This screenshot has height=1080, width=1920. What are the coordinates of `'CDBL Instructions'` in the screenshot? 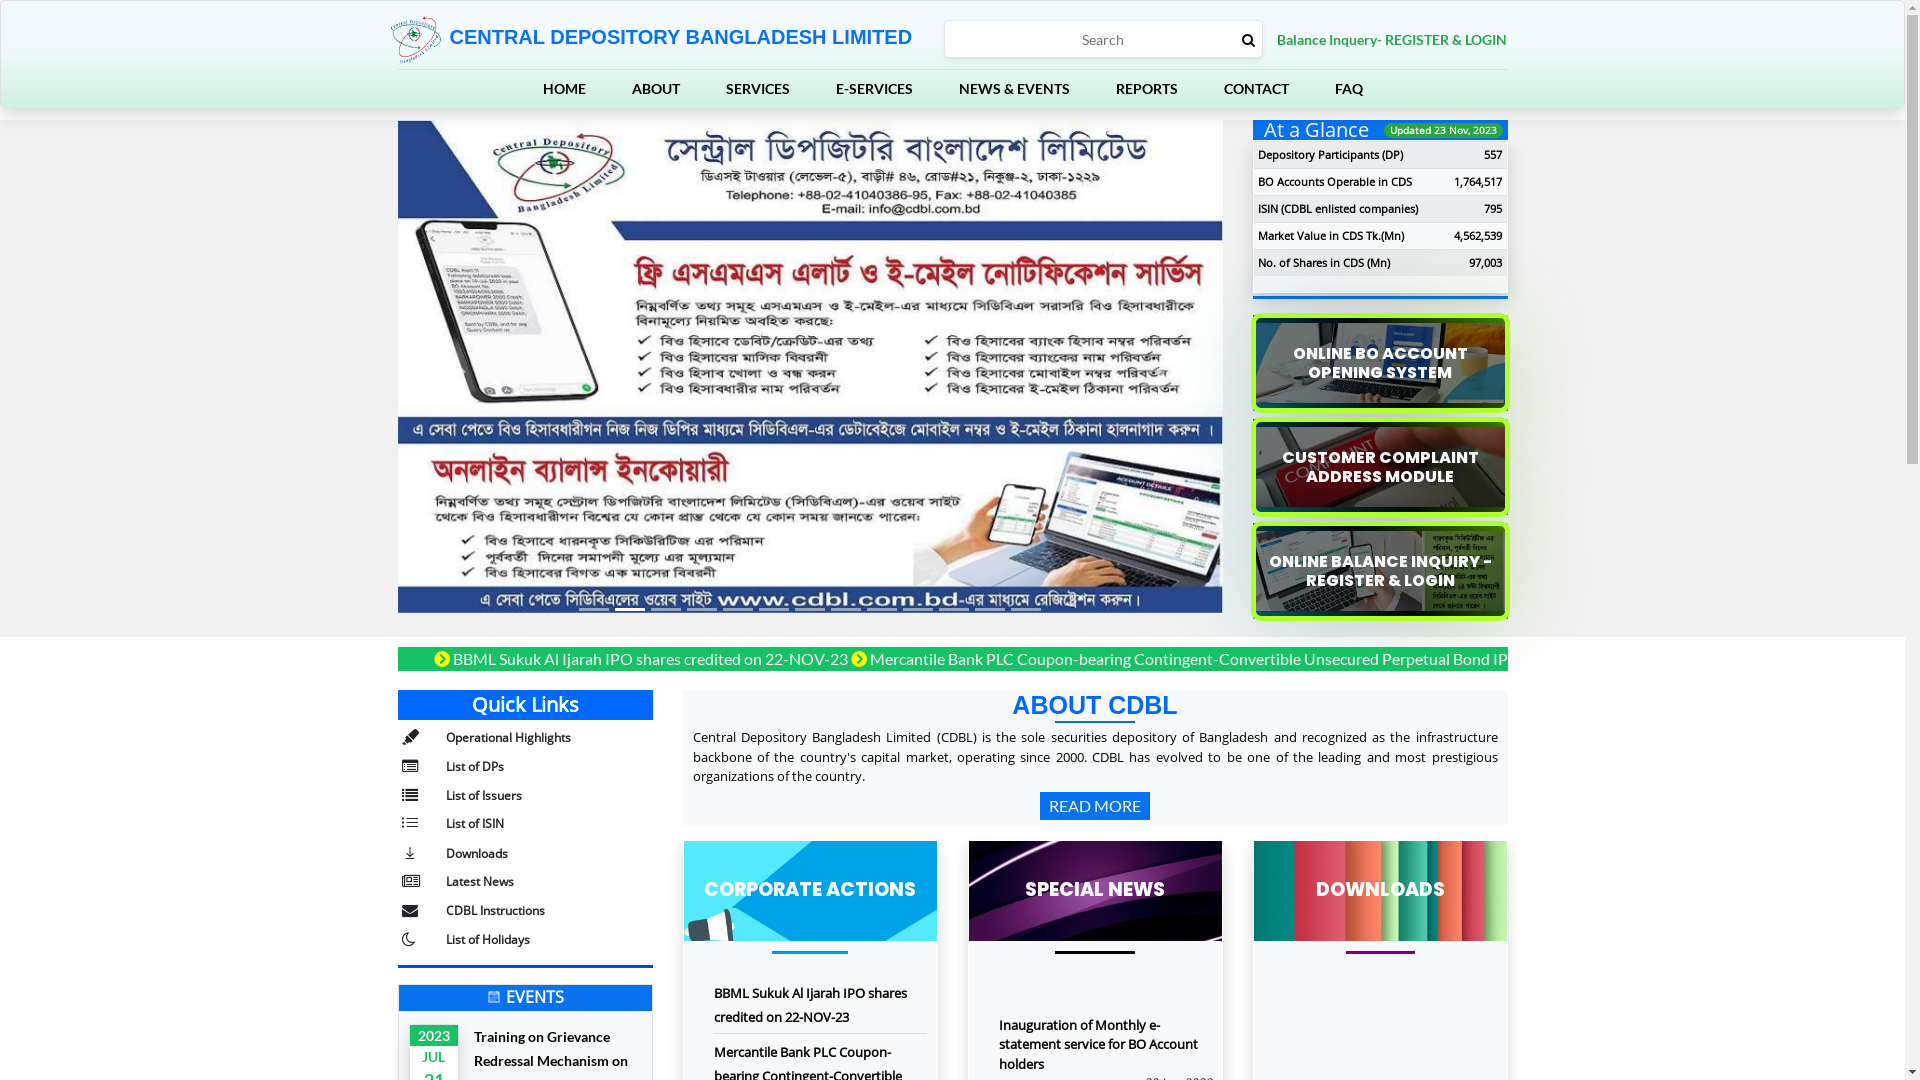 It's located at (495, 910).